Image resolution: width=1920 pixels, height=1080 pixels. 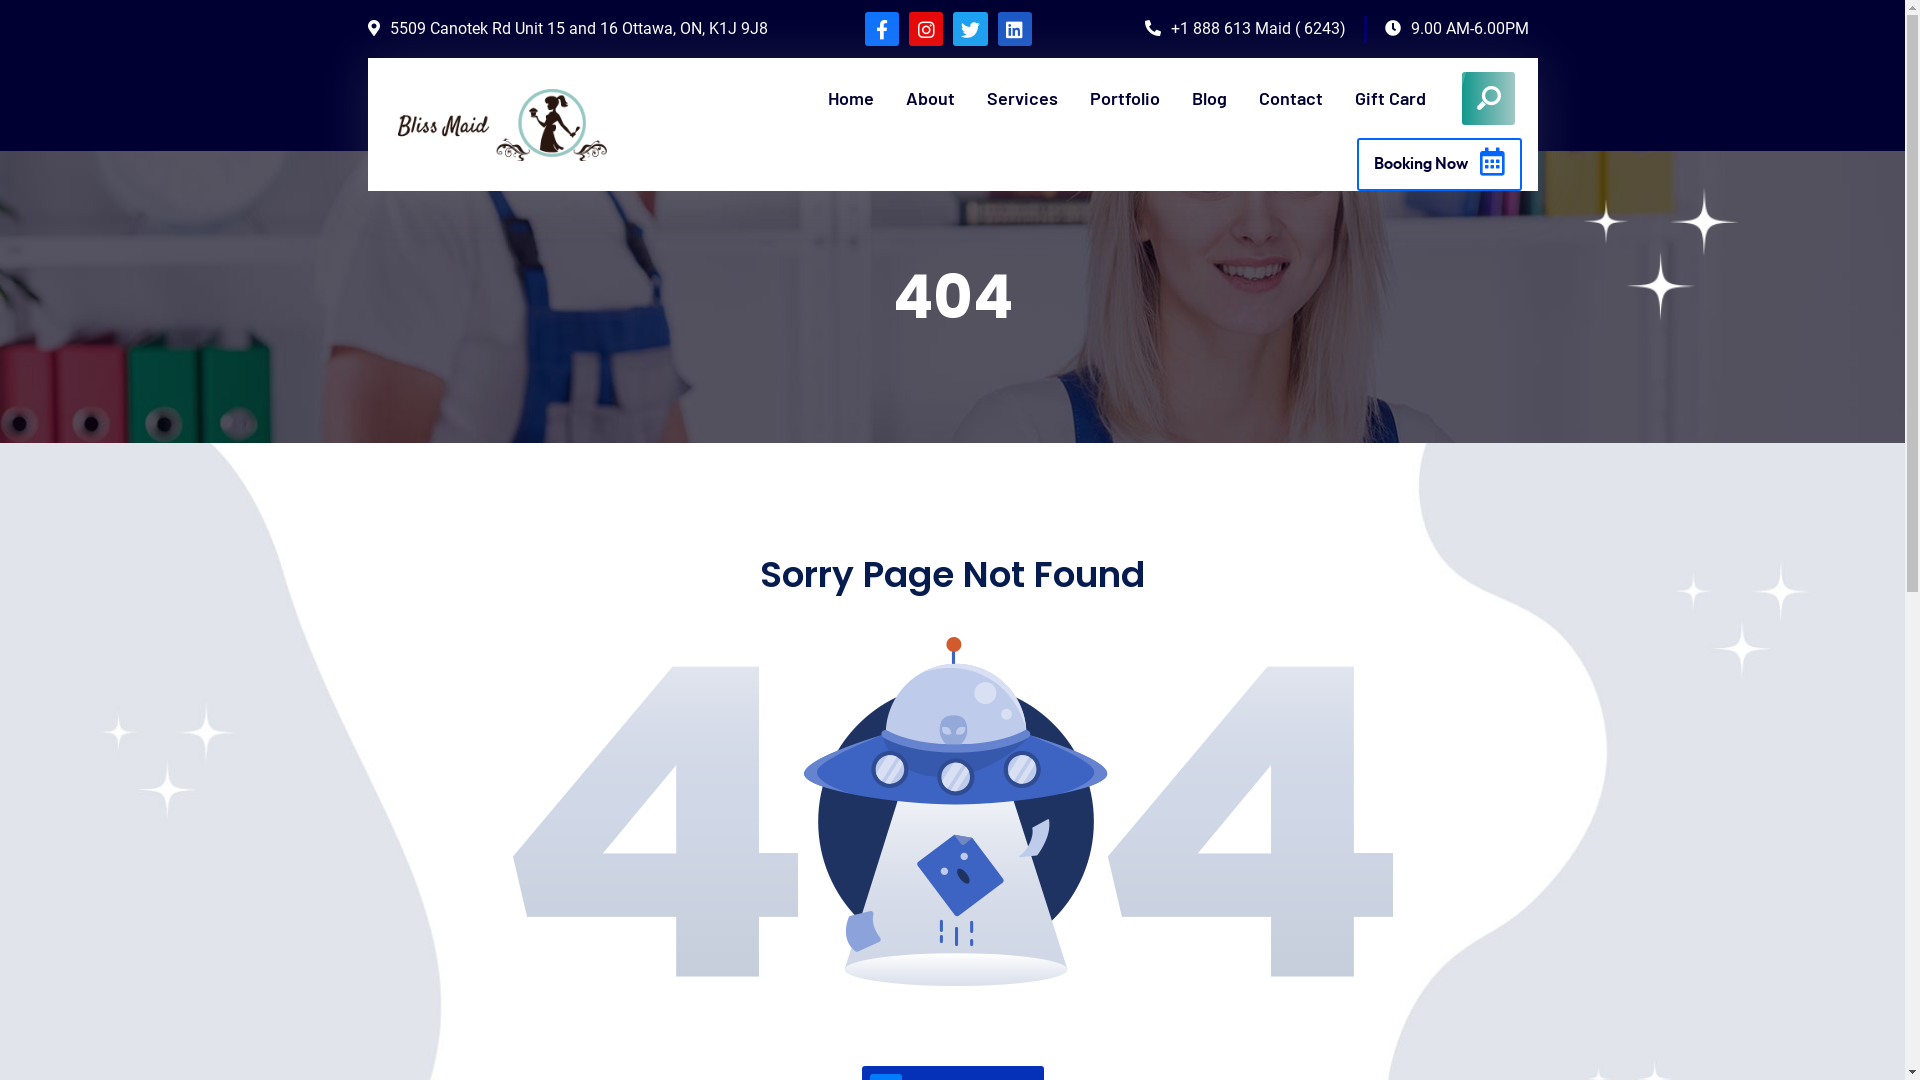 I want to click on 'Blog', so click(x=1208, y=97).